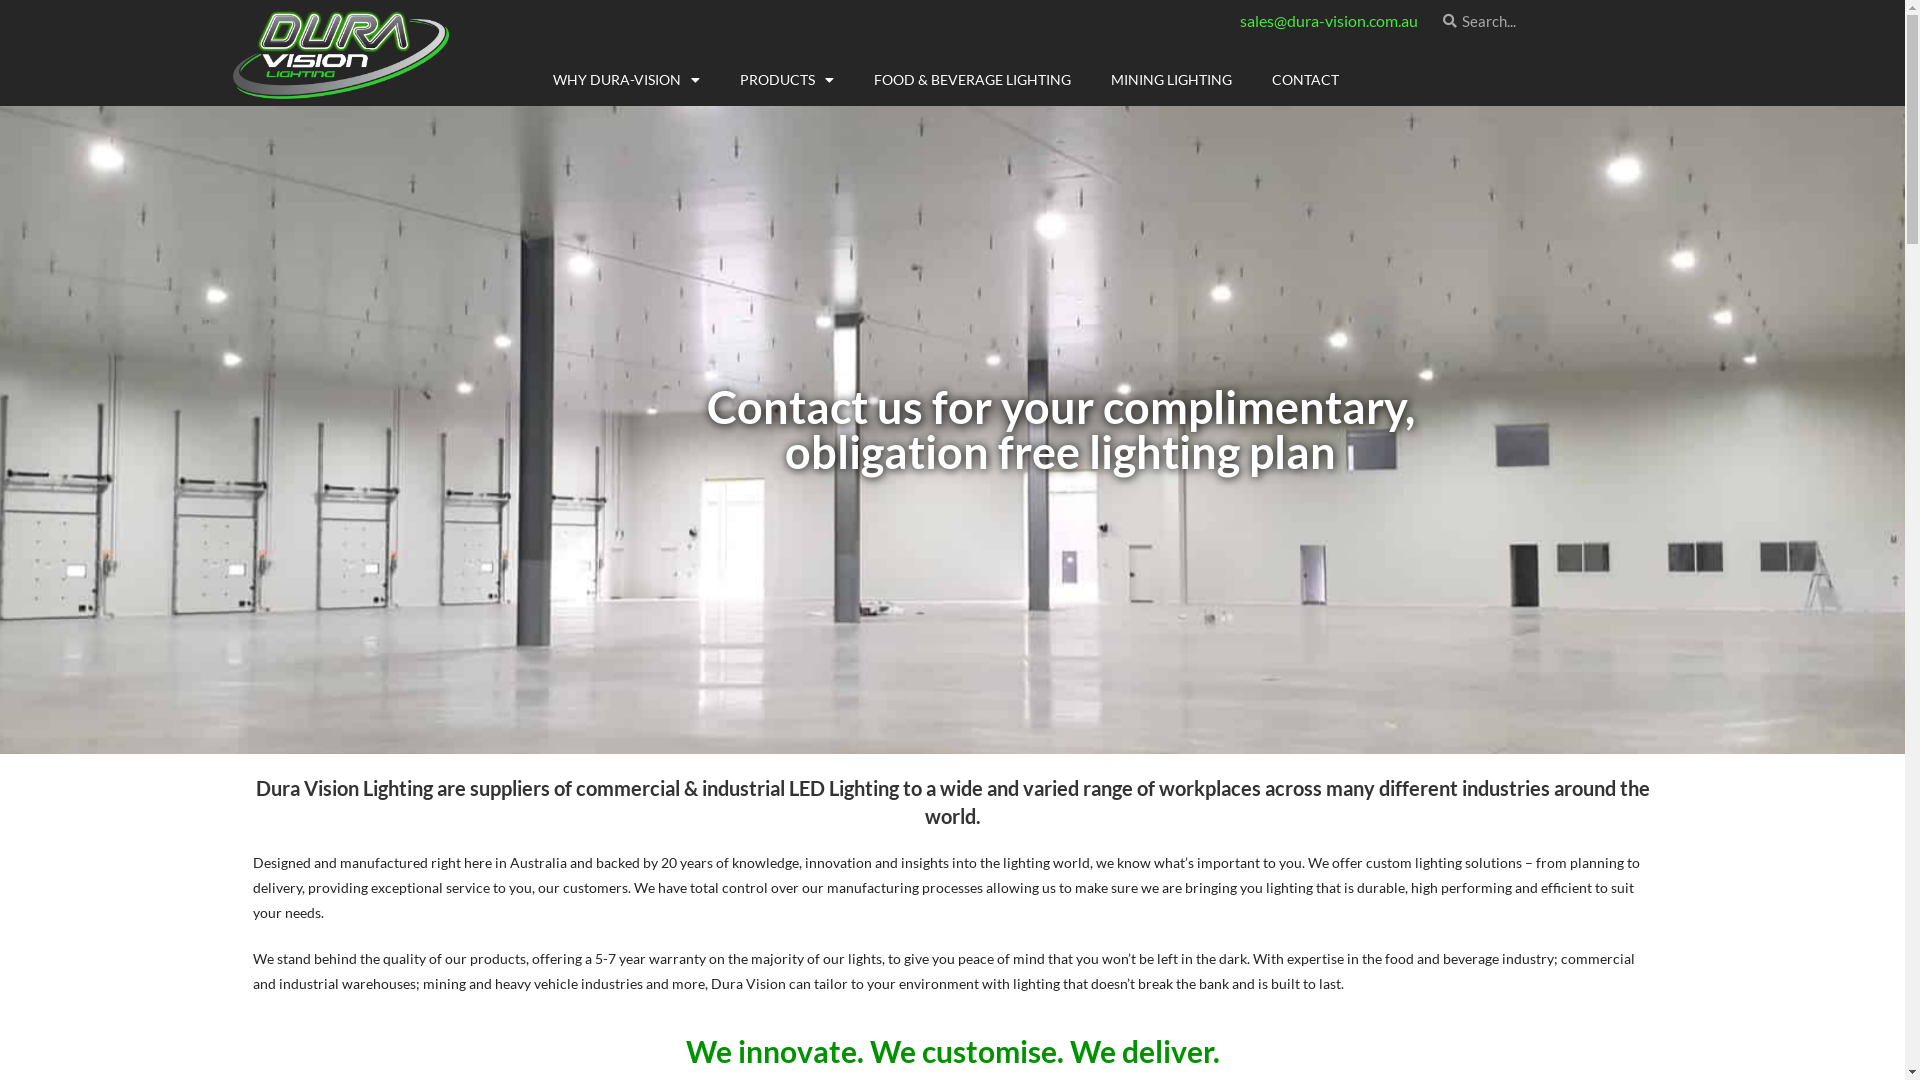 Image resolution: width=1920 pixels, height=1080 pixels. Describe the element at coordinates (720, 79) in the screenshot. I see `'PRODUCTS'` at that location.